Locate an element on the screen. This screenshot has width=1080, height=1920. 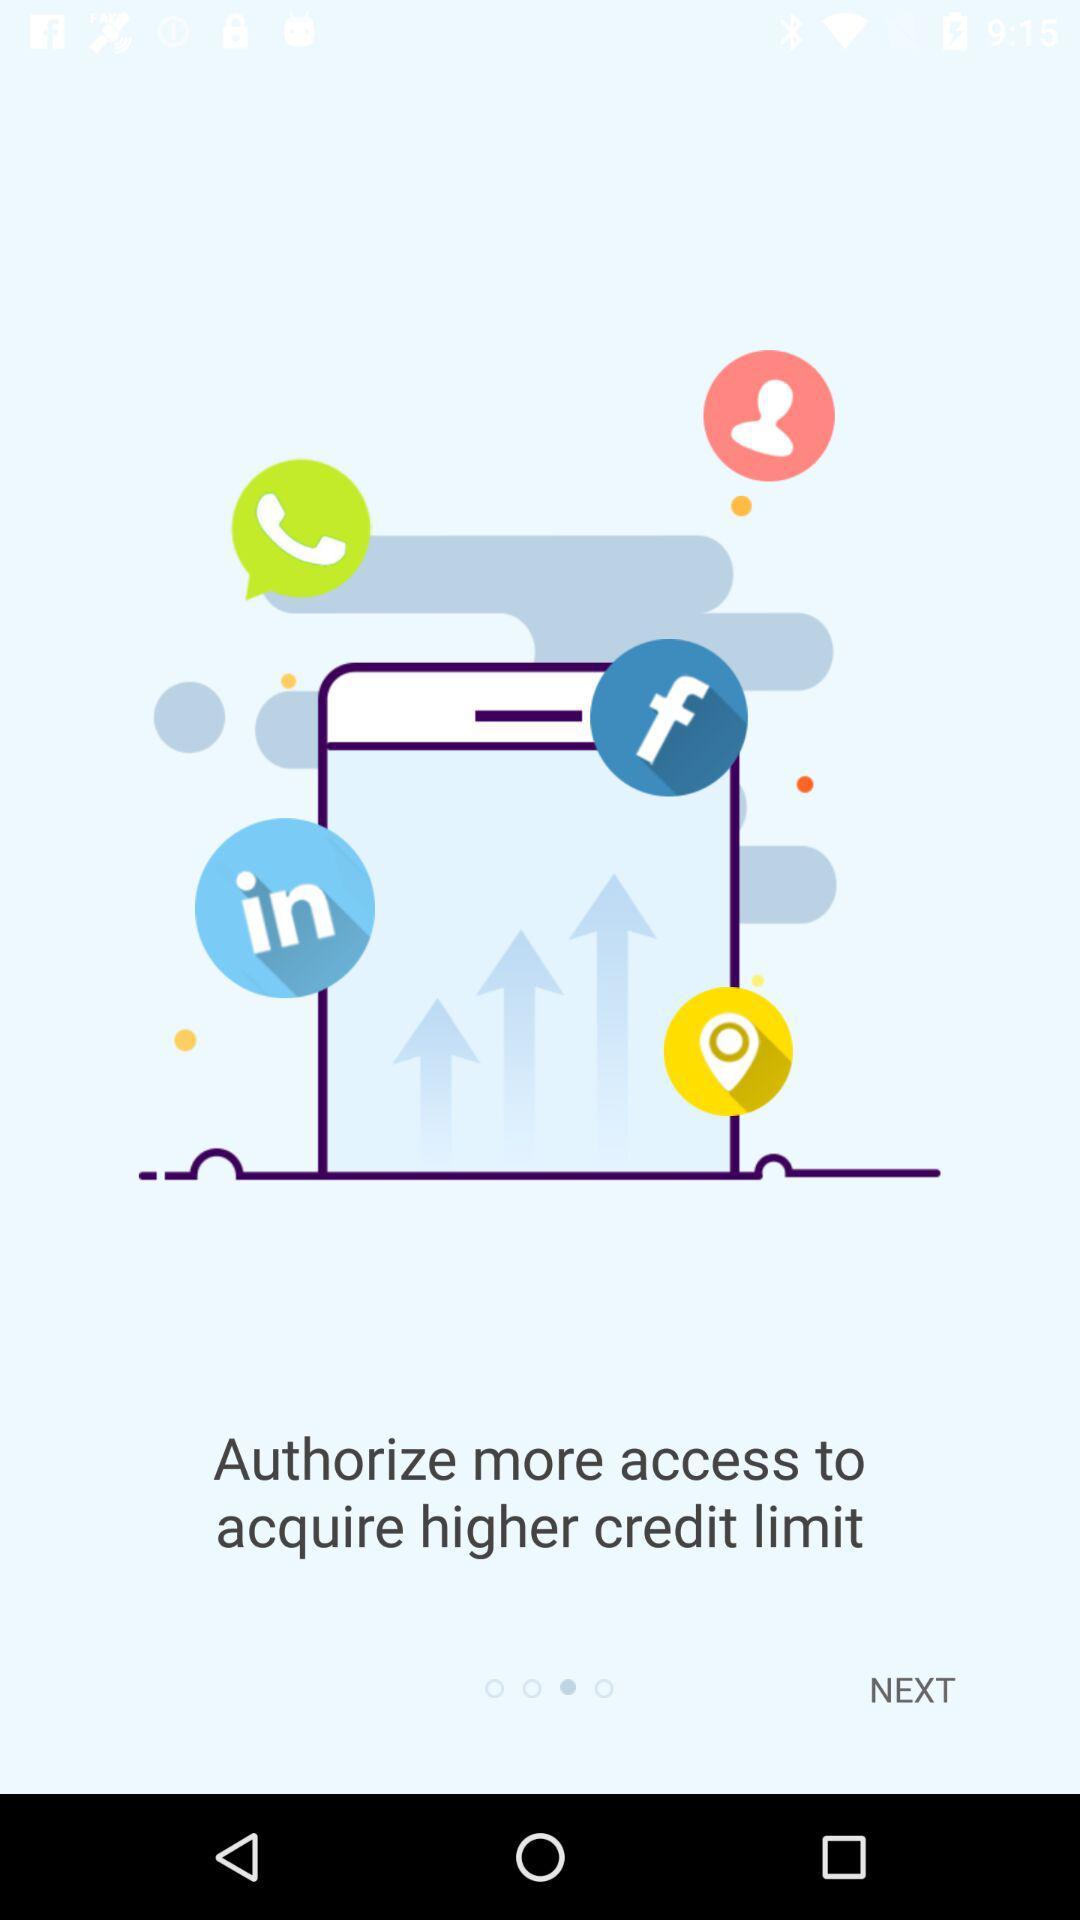
next at the bottom right corner is located at coordinates (911, 1688).